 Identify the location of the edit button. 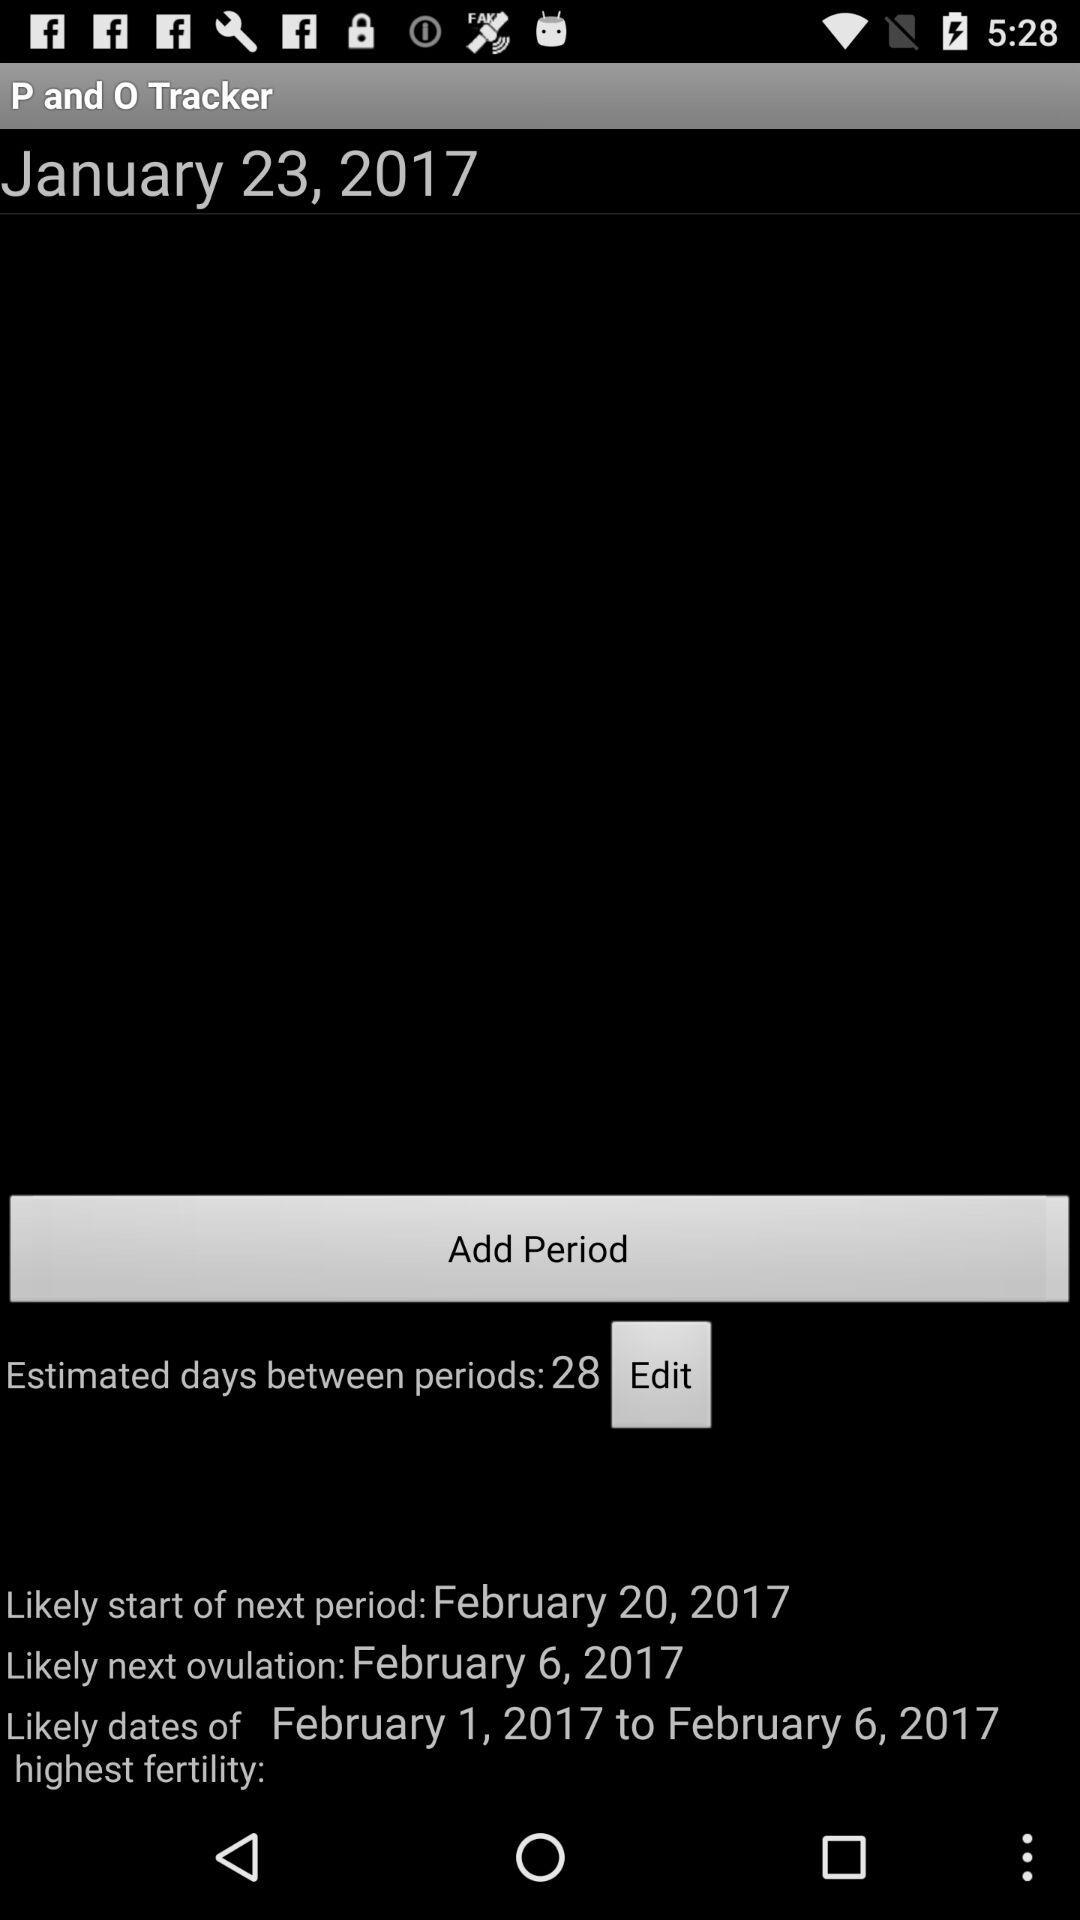
(661, 1379).